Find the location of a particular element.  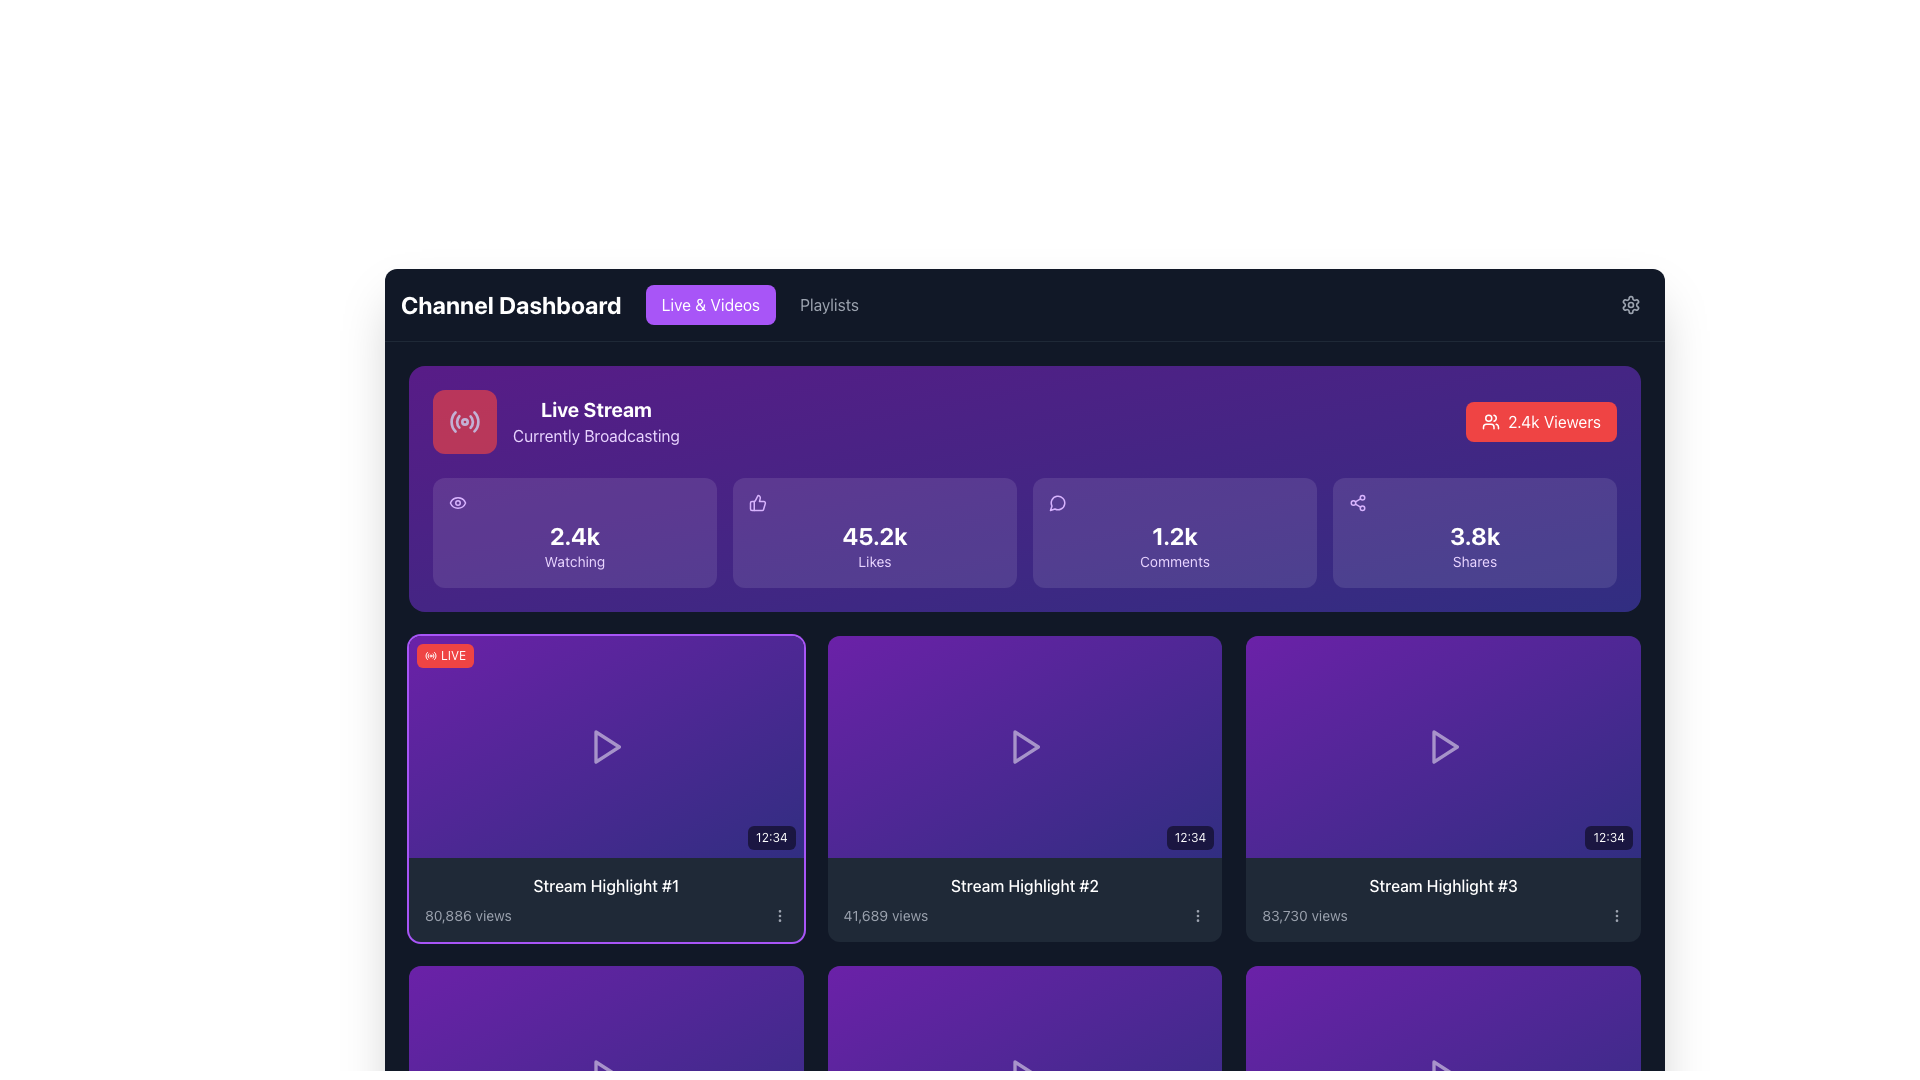

the navigation button for playlists, located immediately to the right of the 'Live & Videos' button is located at coordinates (829, 304).